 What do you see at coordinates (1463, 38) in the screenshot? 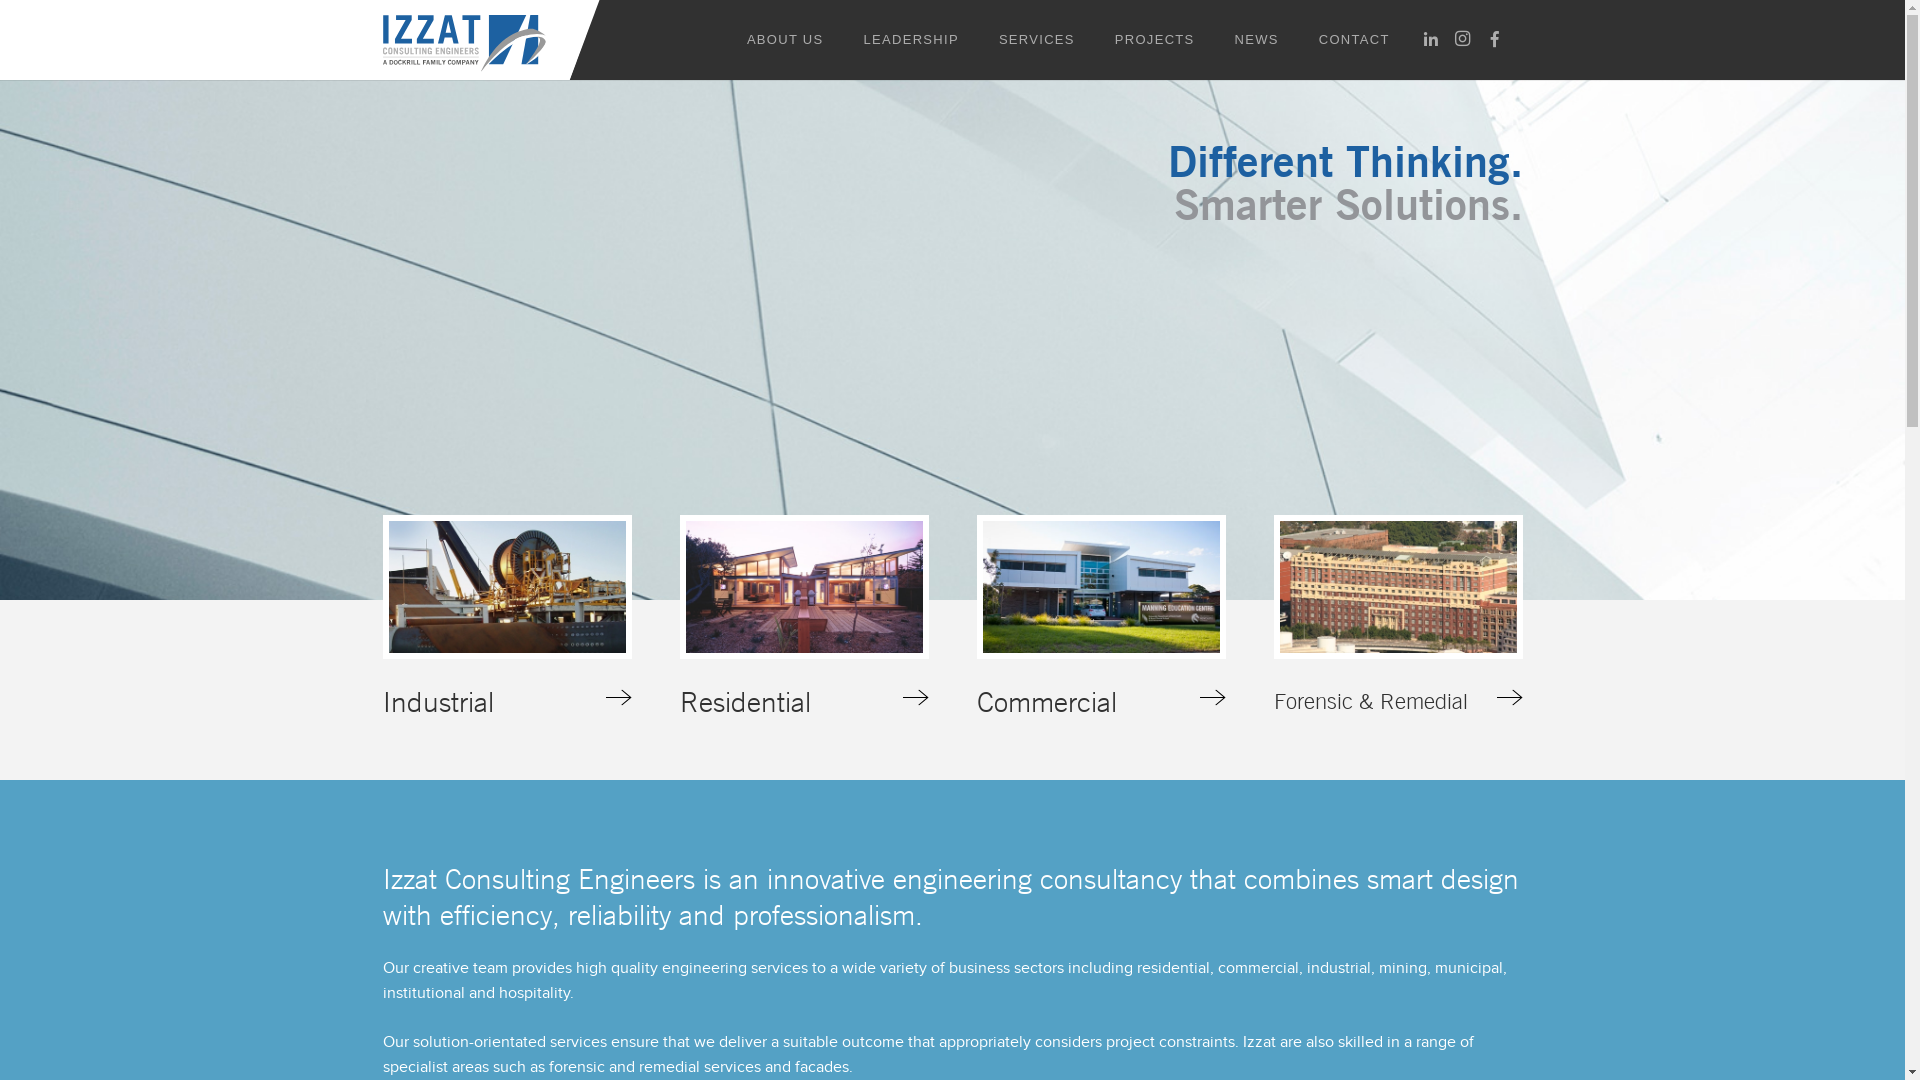
I see `'Instagram'` at bounding box center [1463, 38].